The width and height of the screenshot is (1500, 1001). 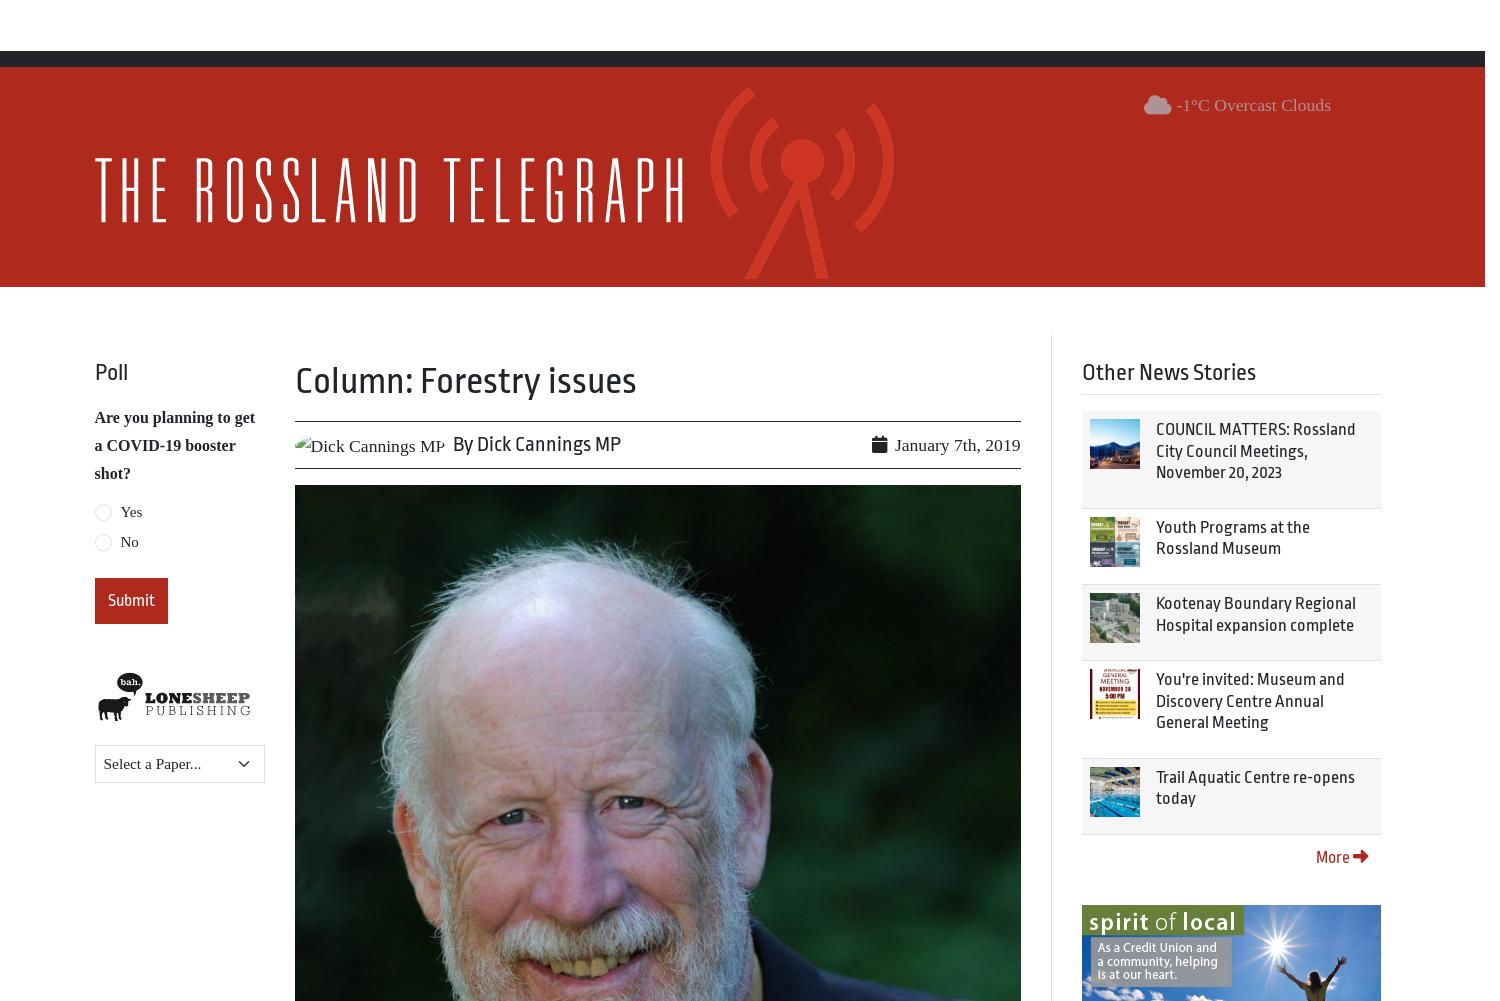 I want to click on 'email address:', so click(x=550, y=189).